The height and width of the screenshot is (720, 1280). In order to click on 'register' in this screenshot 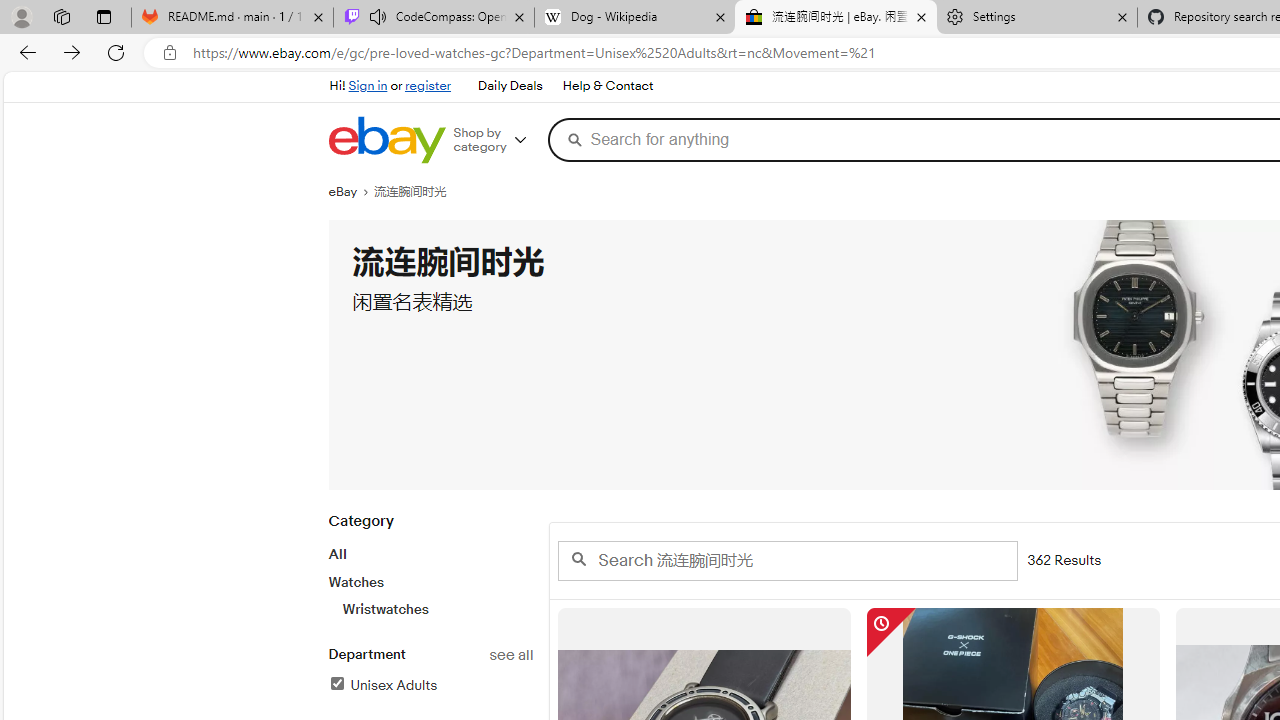, I will do `click(427, 85)`.